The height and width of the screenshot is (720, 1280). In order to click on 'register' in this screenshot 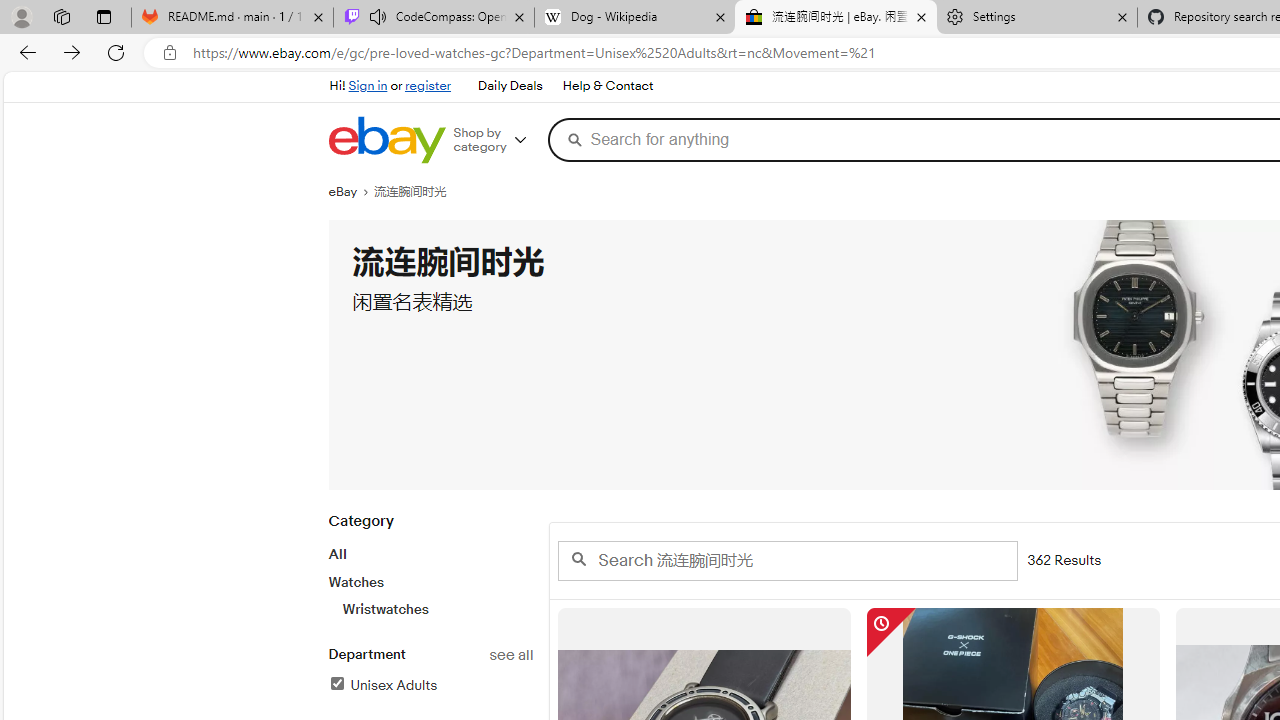, I will do `click(427, 85)`.